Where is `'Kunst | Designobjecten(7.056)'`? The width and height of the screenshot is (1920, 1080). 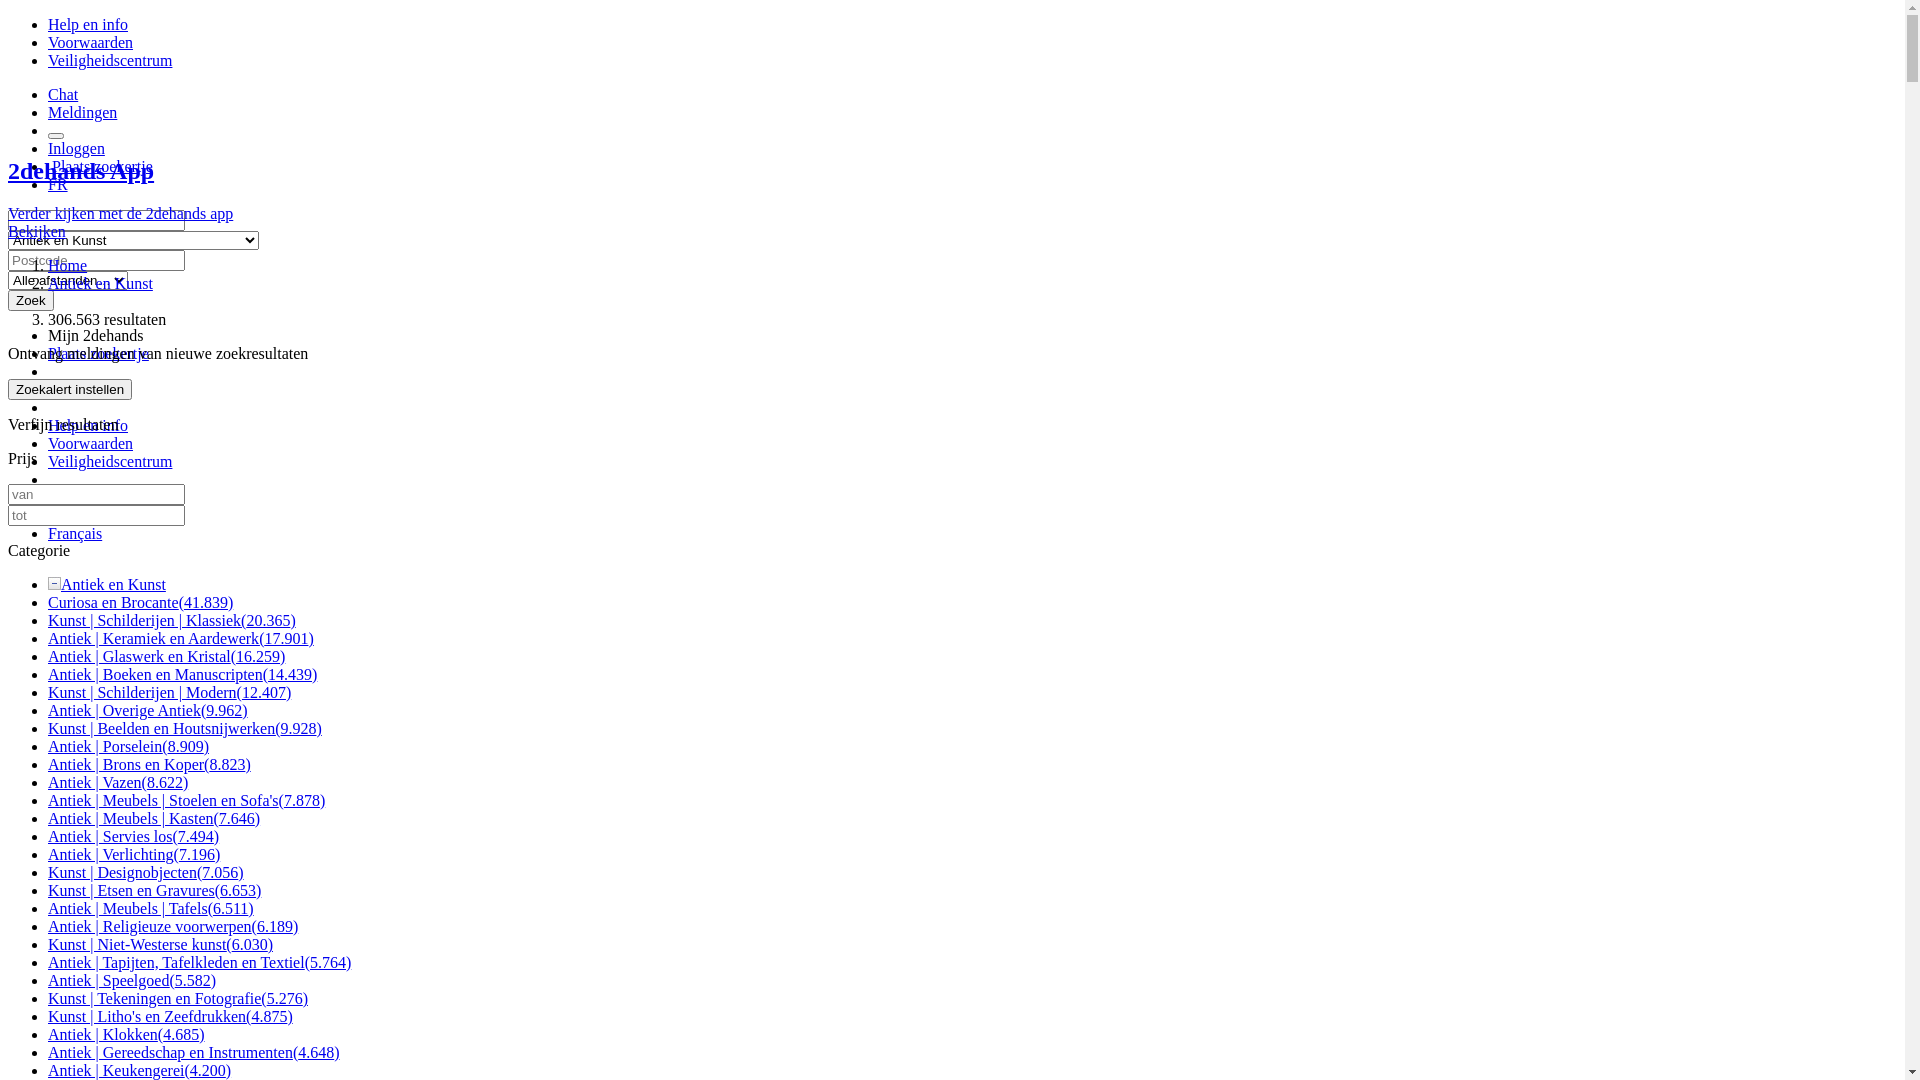
'Kunst | Designobjecten(7.056)' is located at coordinates (48, 871).